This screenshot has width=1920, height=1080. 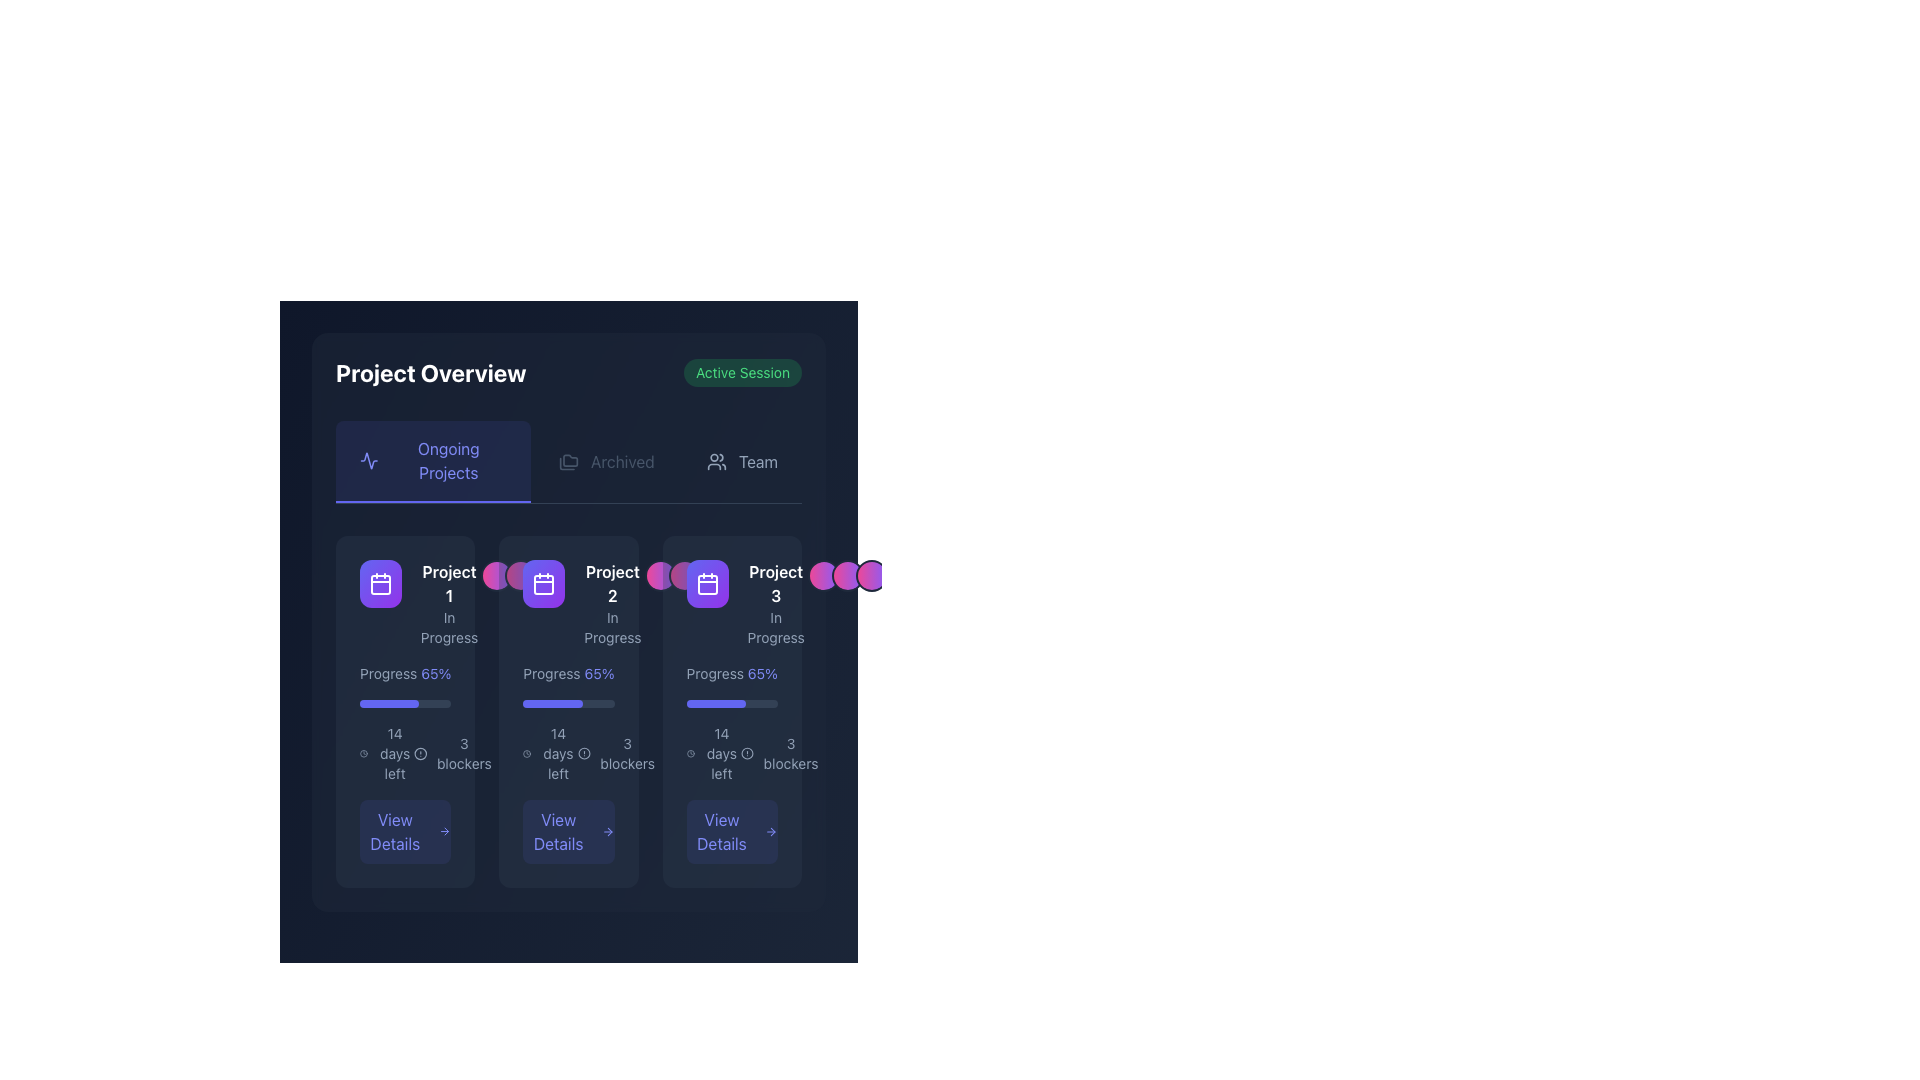 What do you see at coordinates (567, 763) in the screenshot?
I see `progress percentage ('65%') and timeframe information ('14 days left') from the Information Display located in the lower middle section of the second card in the Project Overview interface` at bounding box center [567, 763].